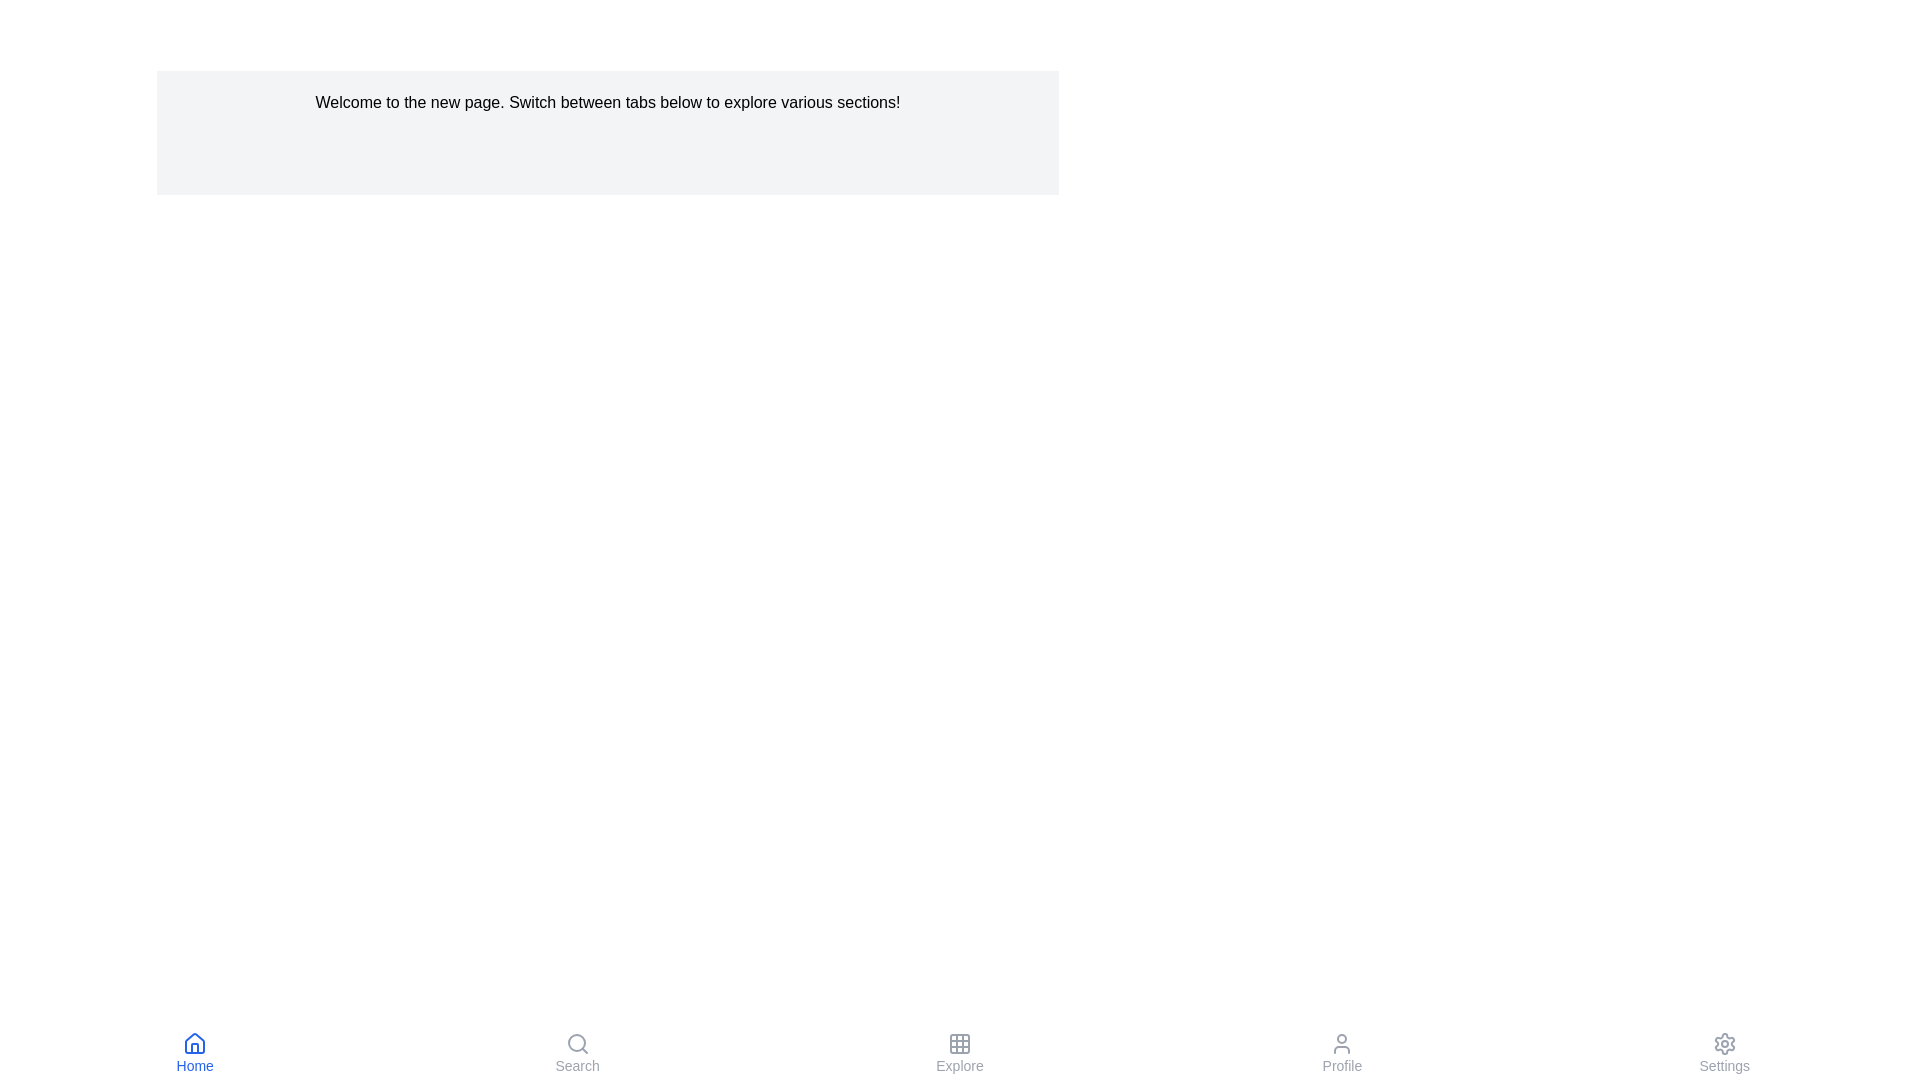 This screenshot has width=1920, height=1080. What do you see at coordinates (1723, 1043) in the screenshot?
I see `the 'Settings' icon located at the far right of the bottom navigation bar` at bounding box center [1723, 1043].